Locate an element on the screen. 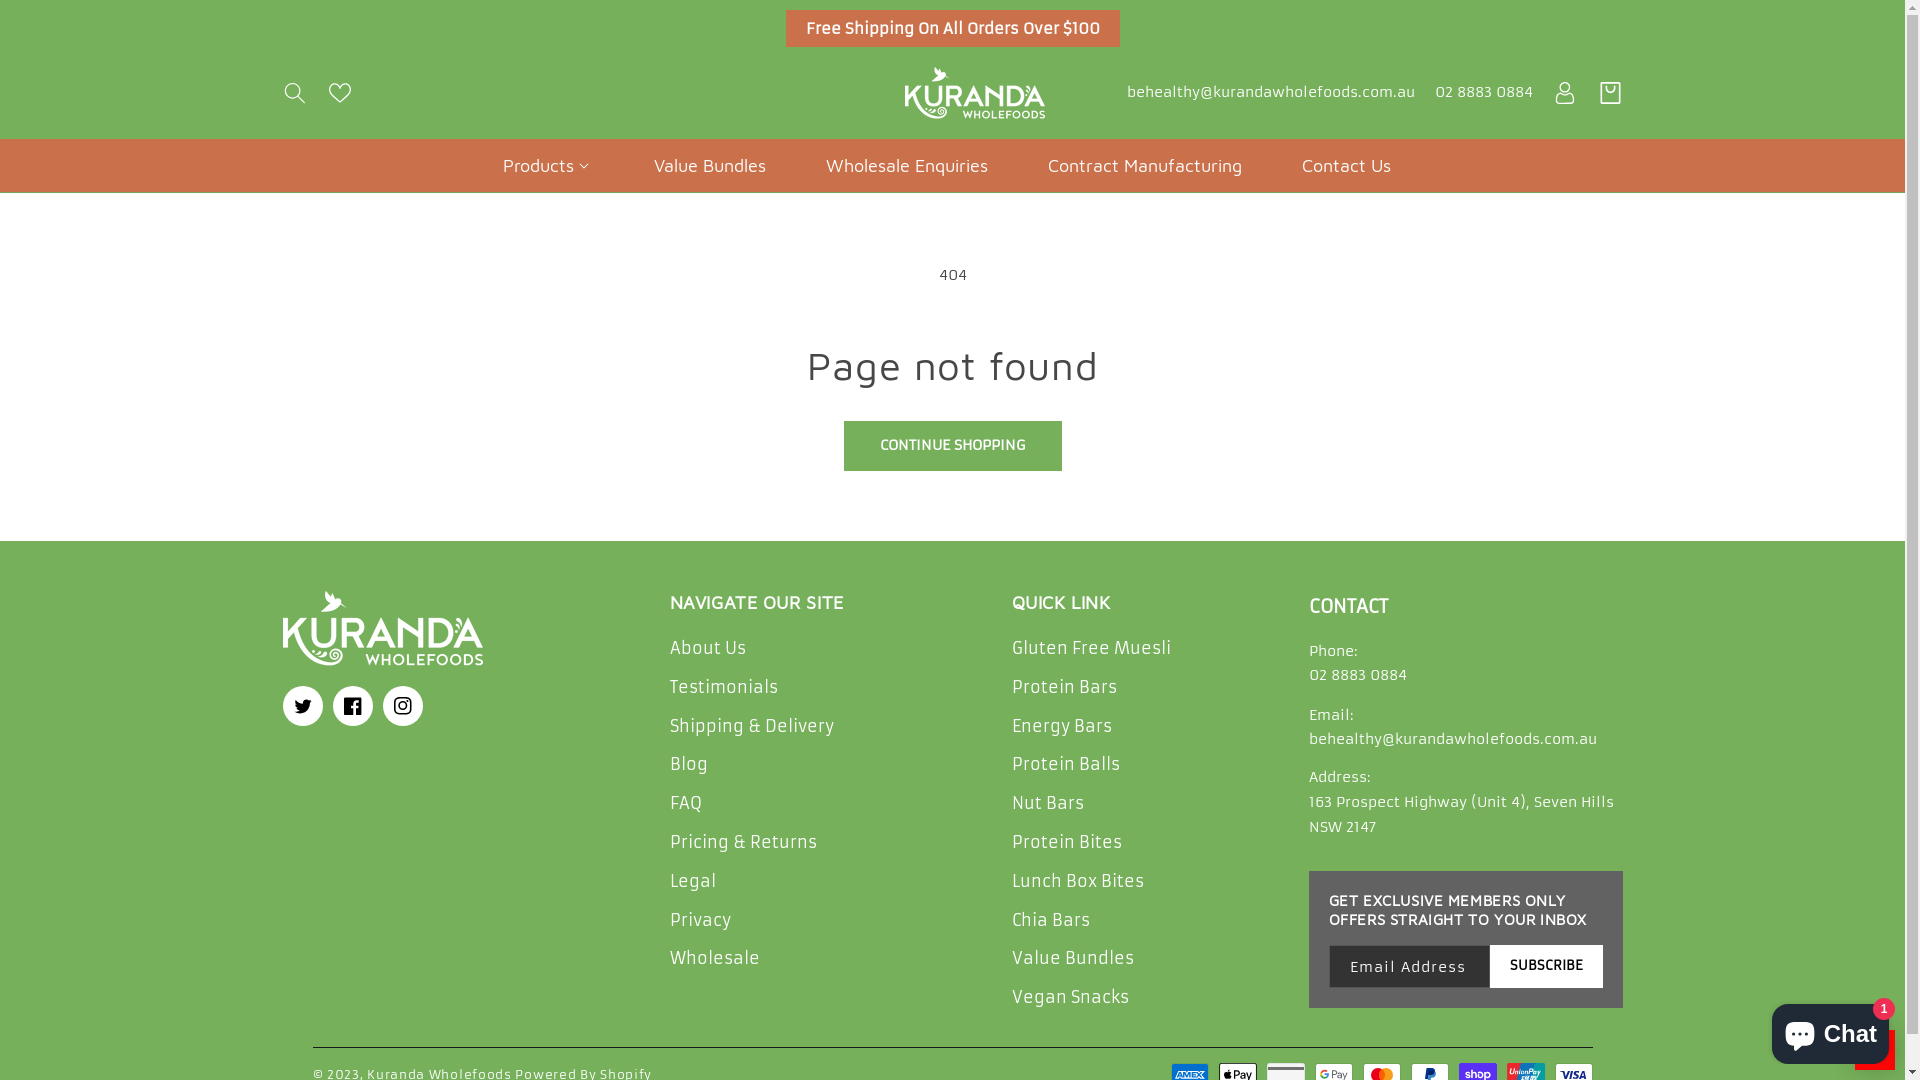 This screenshot has width=1920, height=1080. 'FAQ' is located at coordinates (686, 802).